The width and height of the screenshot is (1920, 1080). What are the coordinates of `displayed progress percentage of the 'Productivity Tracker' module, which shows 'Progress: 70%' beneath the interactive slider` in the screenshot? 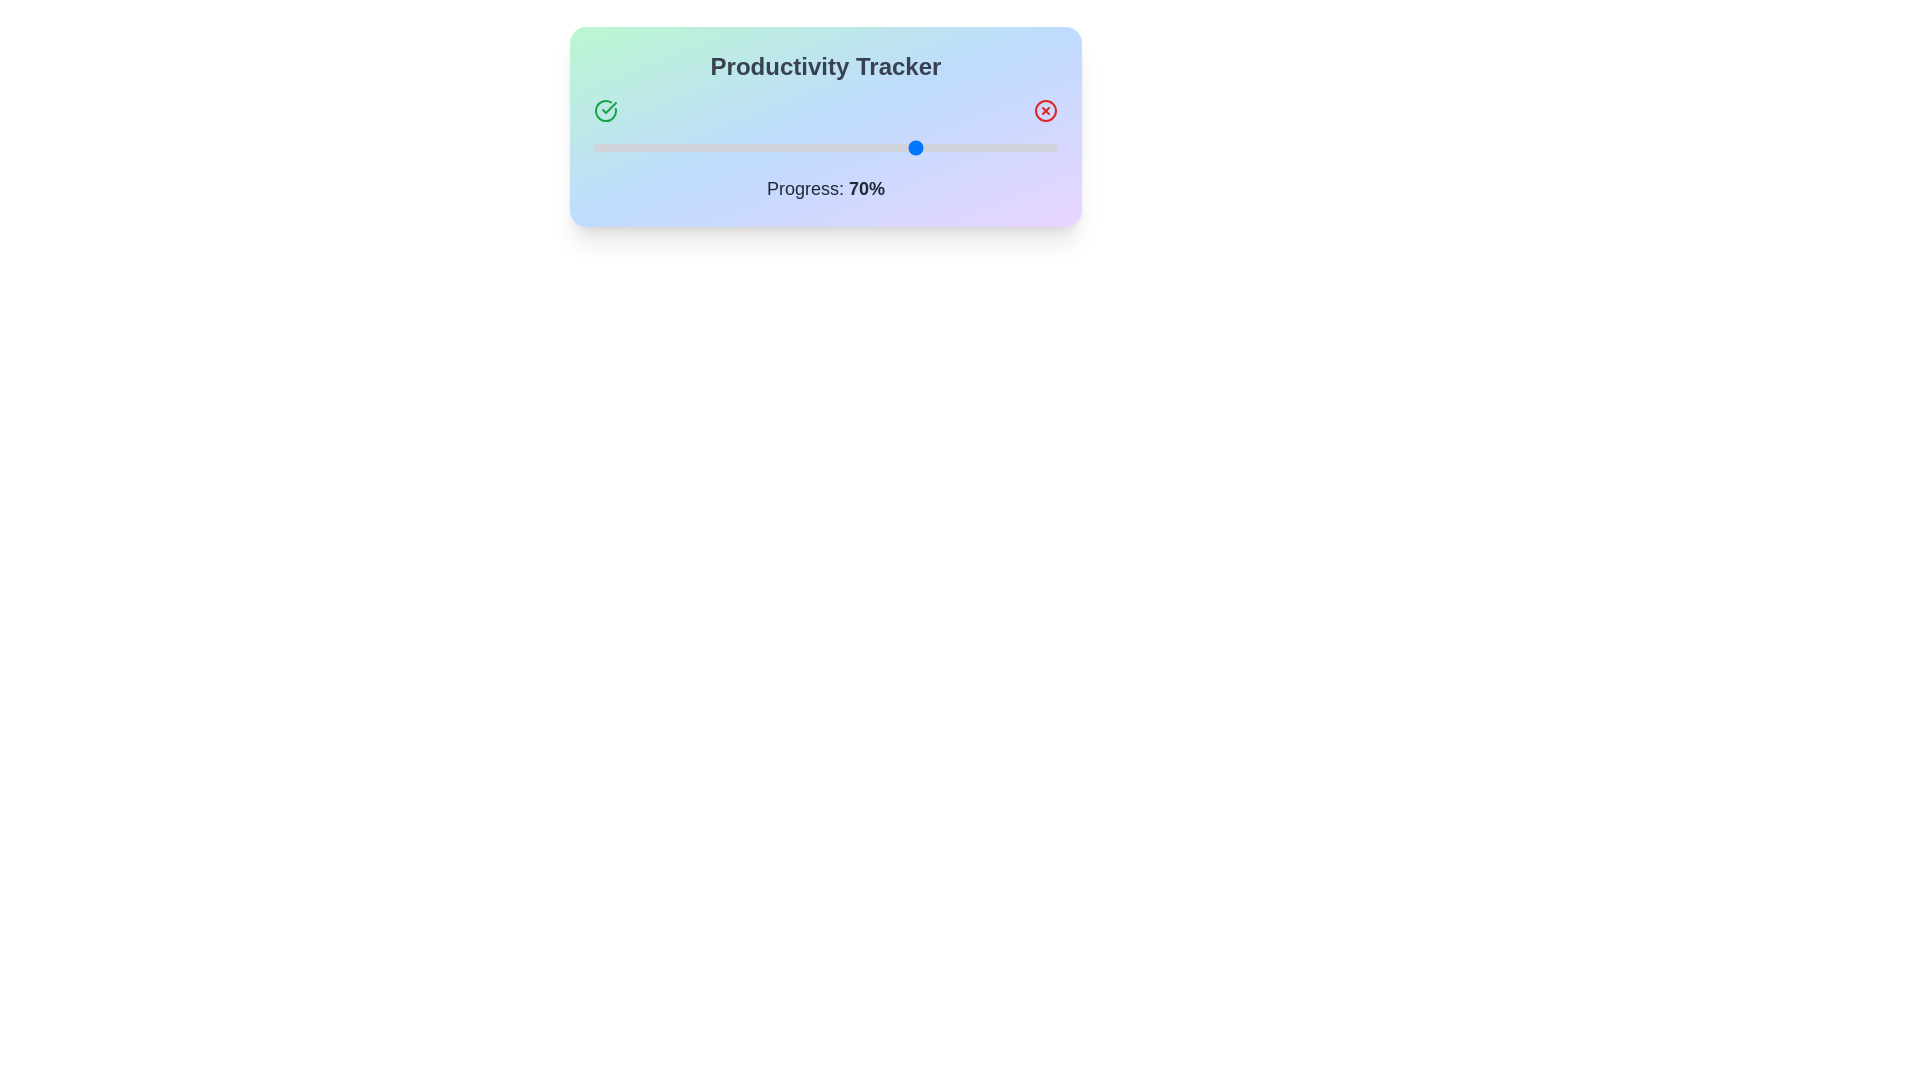 It's located at (825, 127).